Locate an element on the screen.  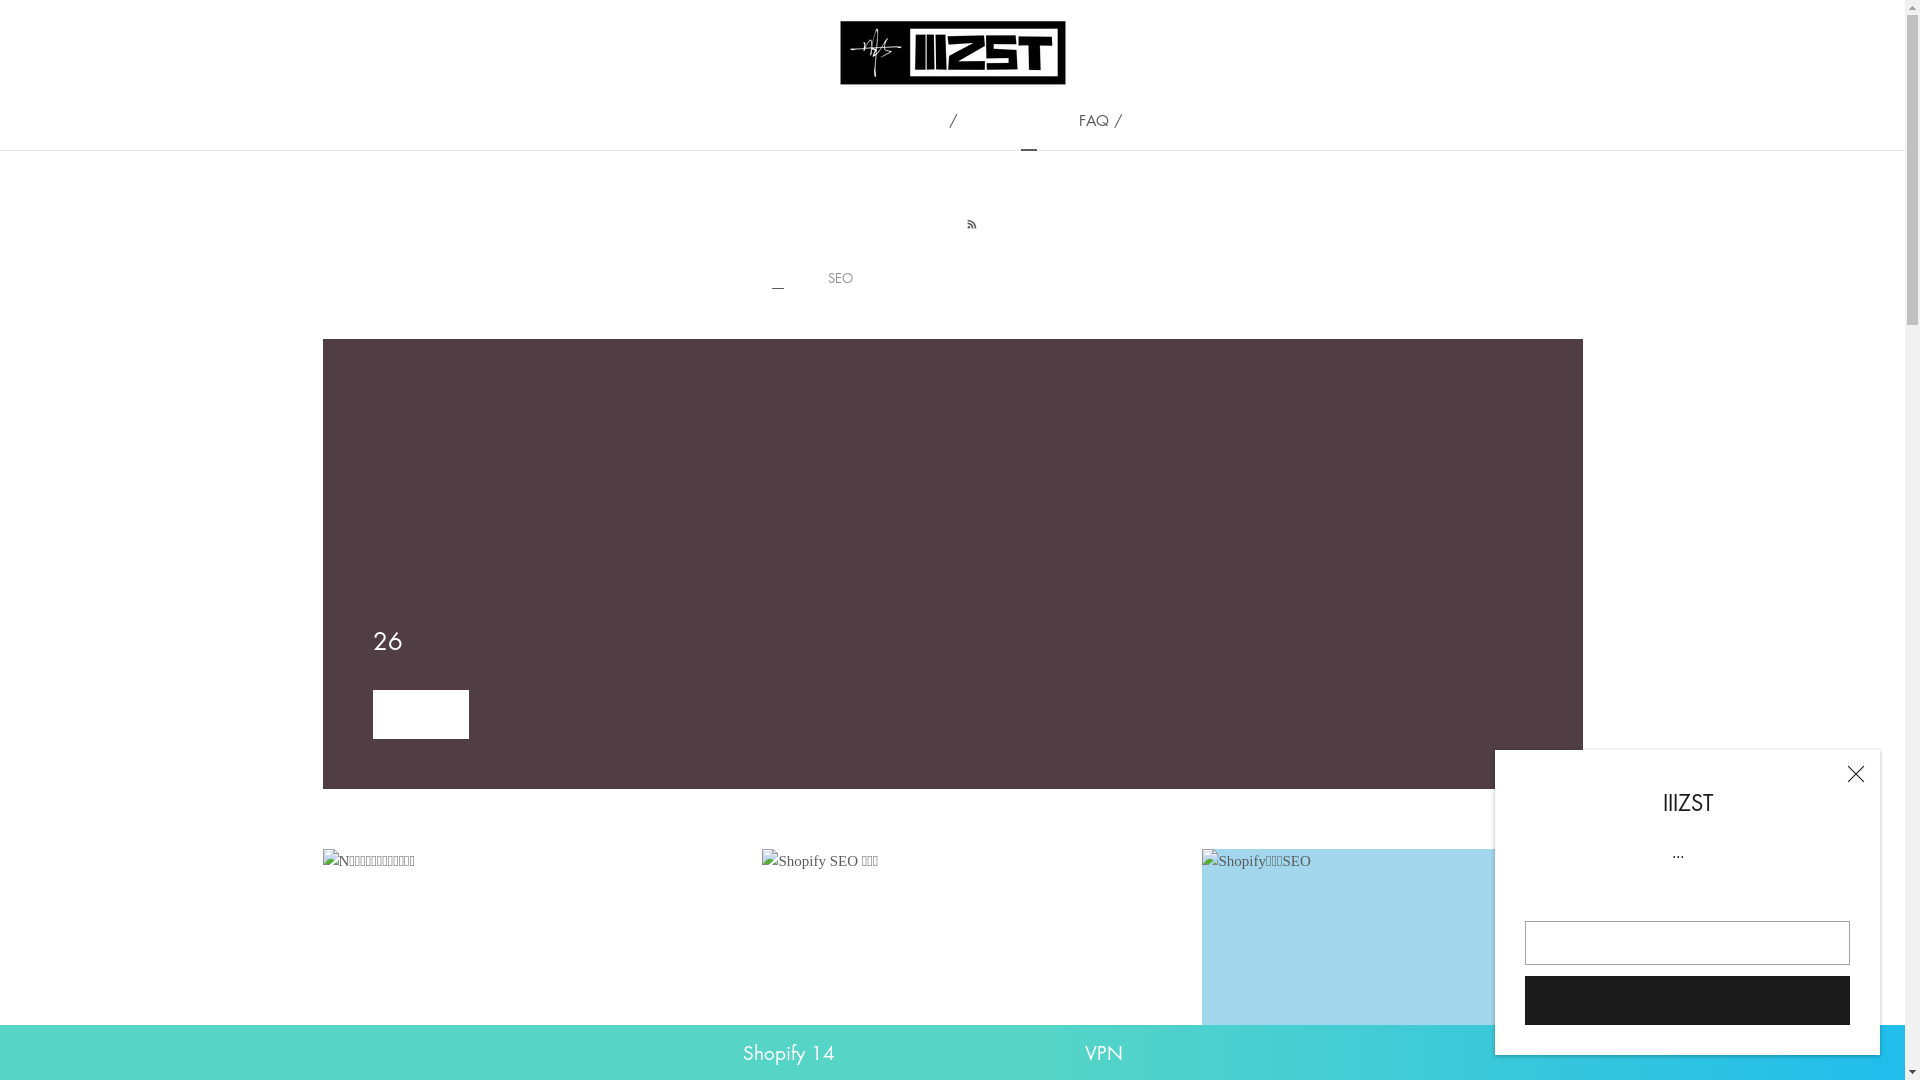
'SEO' is located at coordinates (828, 277).